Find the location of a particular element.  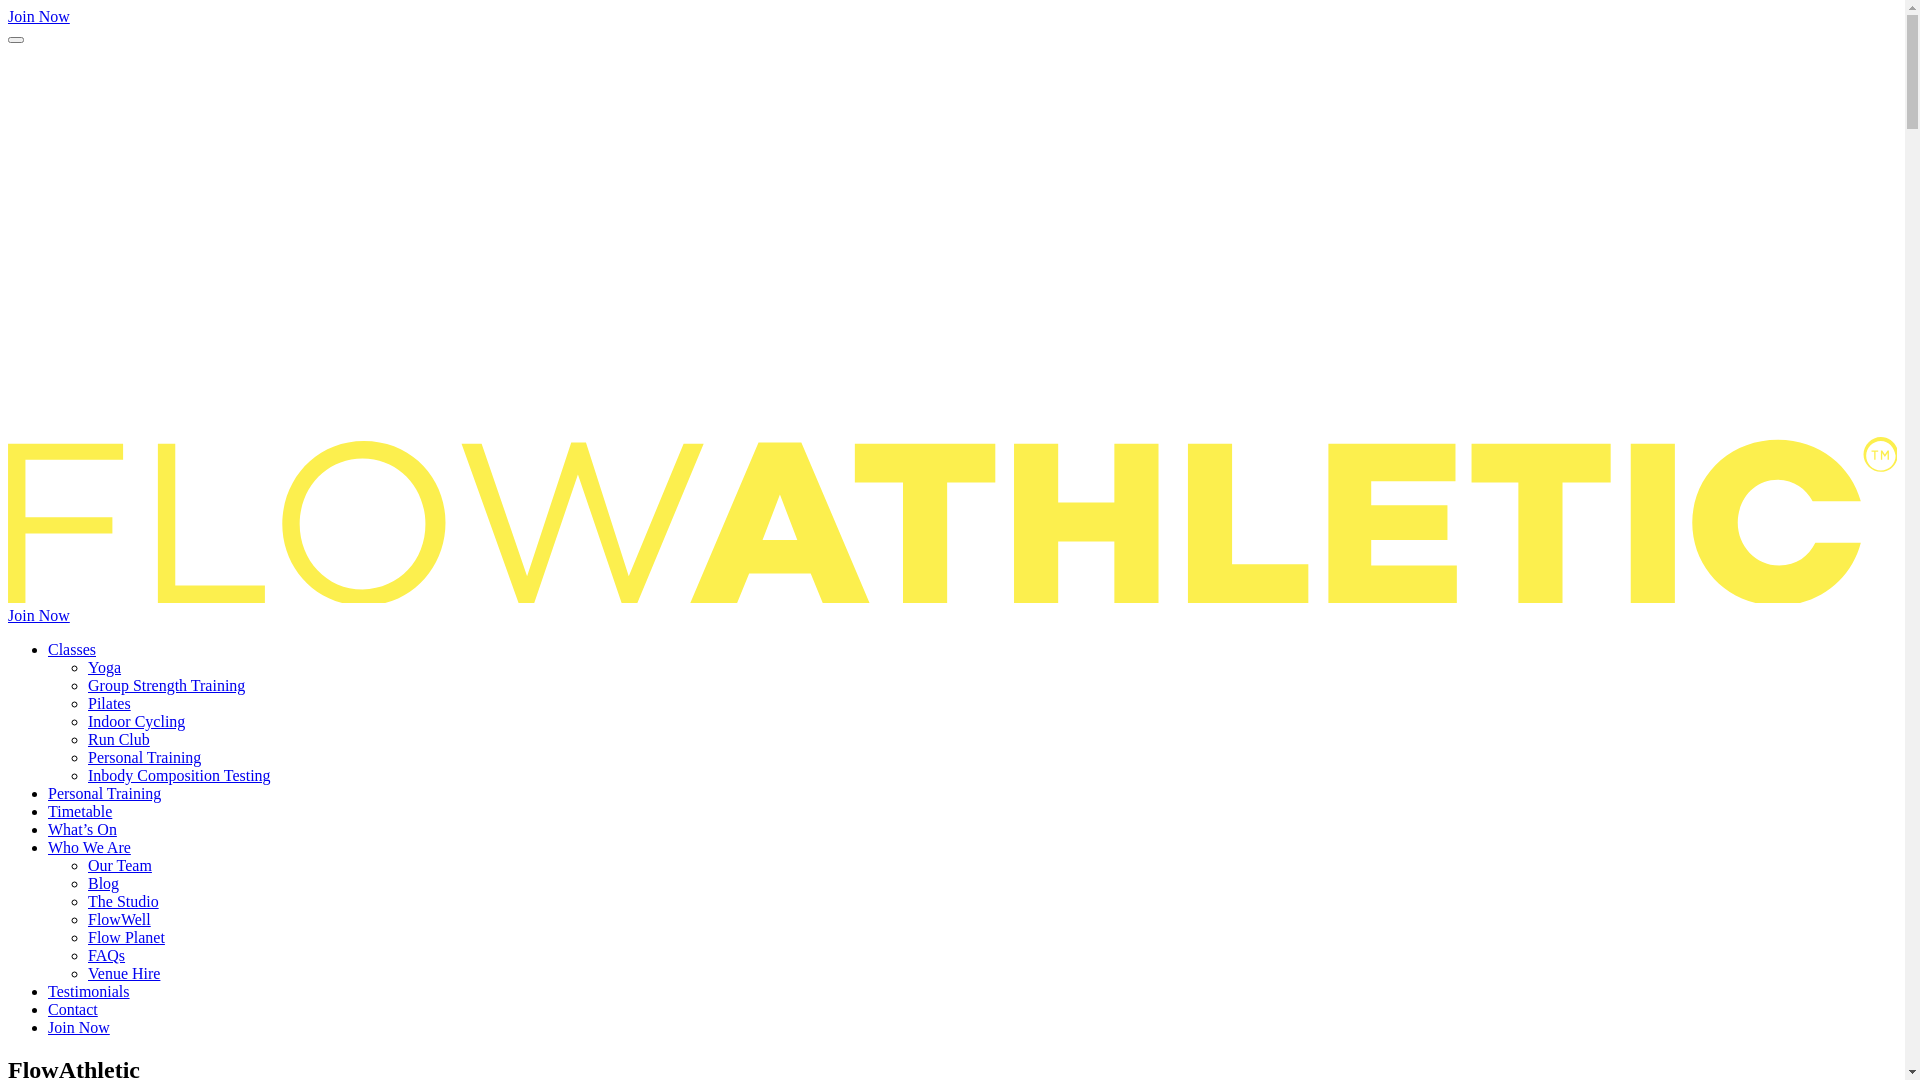

'FlowWell' is located at coordinates (118, 919).